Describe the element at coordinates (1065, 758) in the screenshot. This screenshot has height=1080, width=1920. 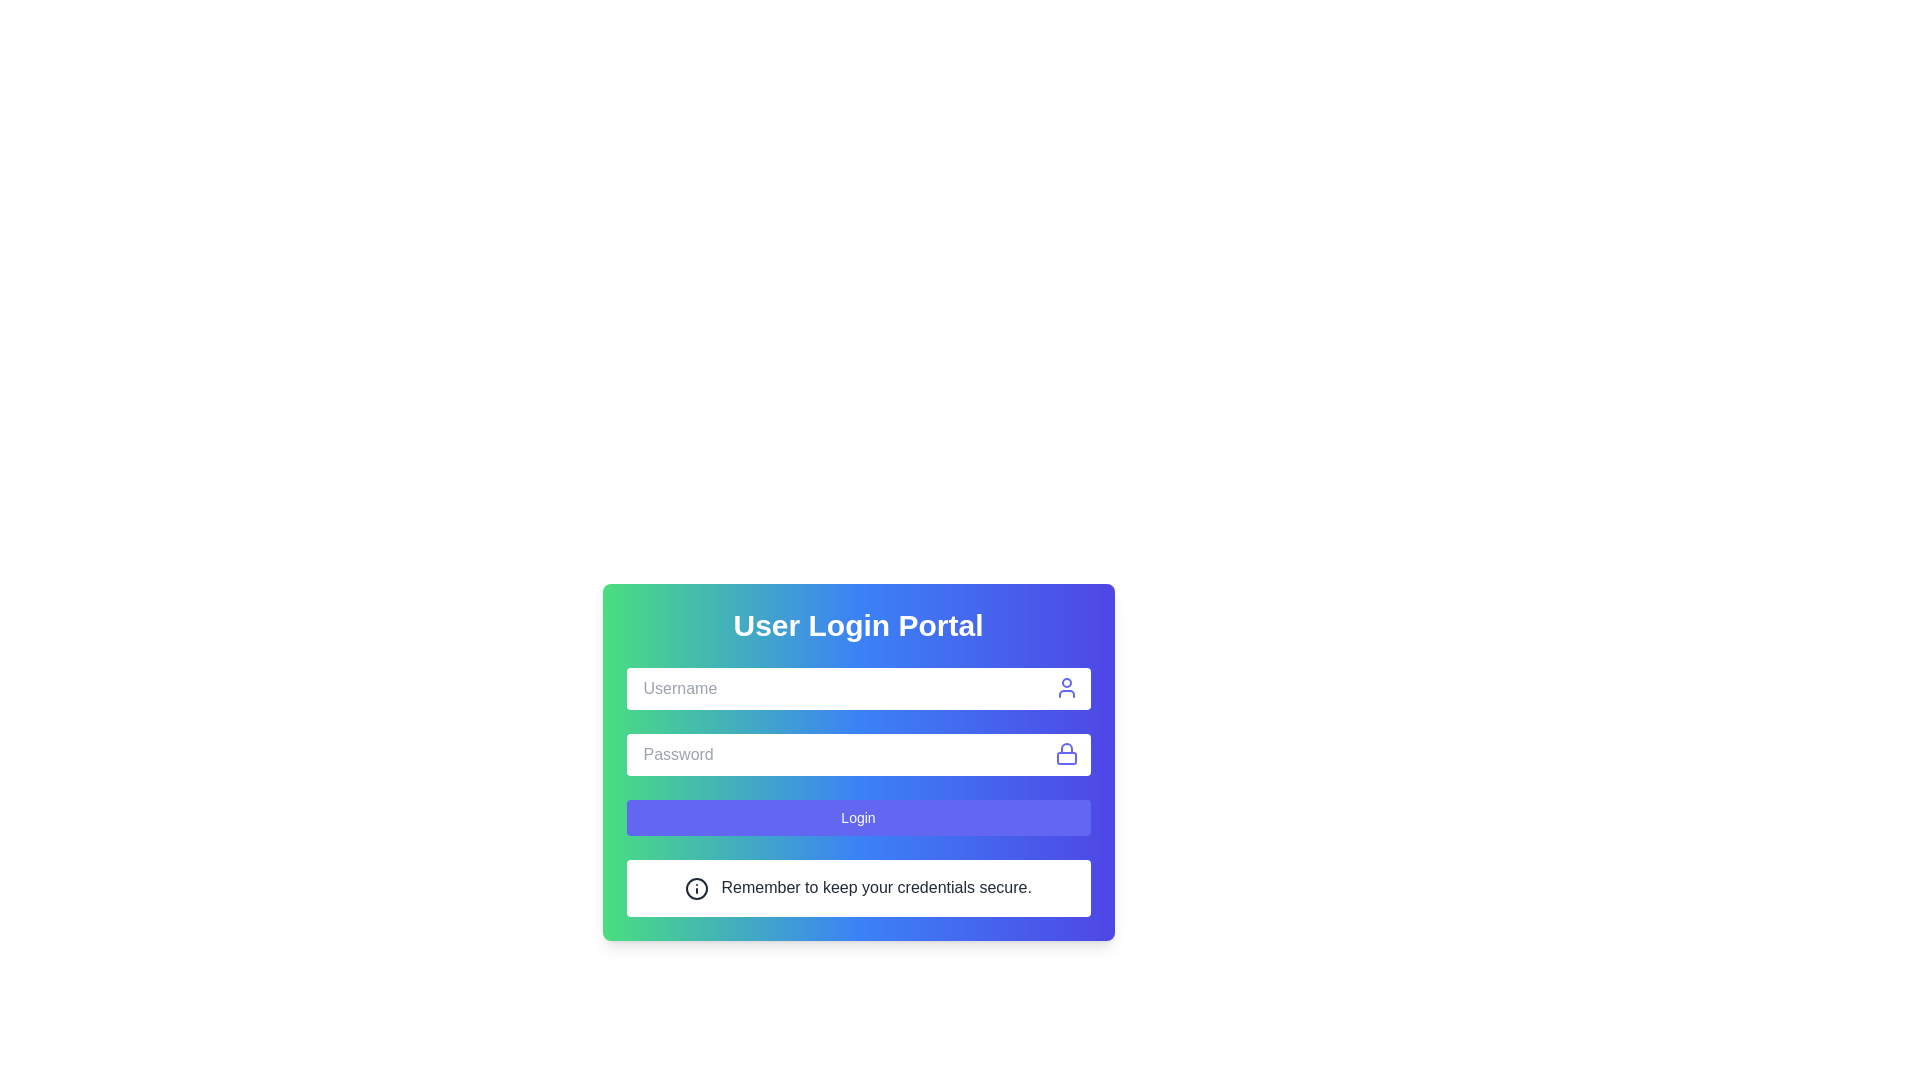
I see `the lock icon subcomponent that indicates the password field is secure, located on the right side of the password input field` at that location.